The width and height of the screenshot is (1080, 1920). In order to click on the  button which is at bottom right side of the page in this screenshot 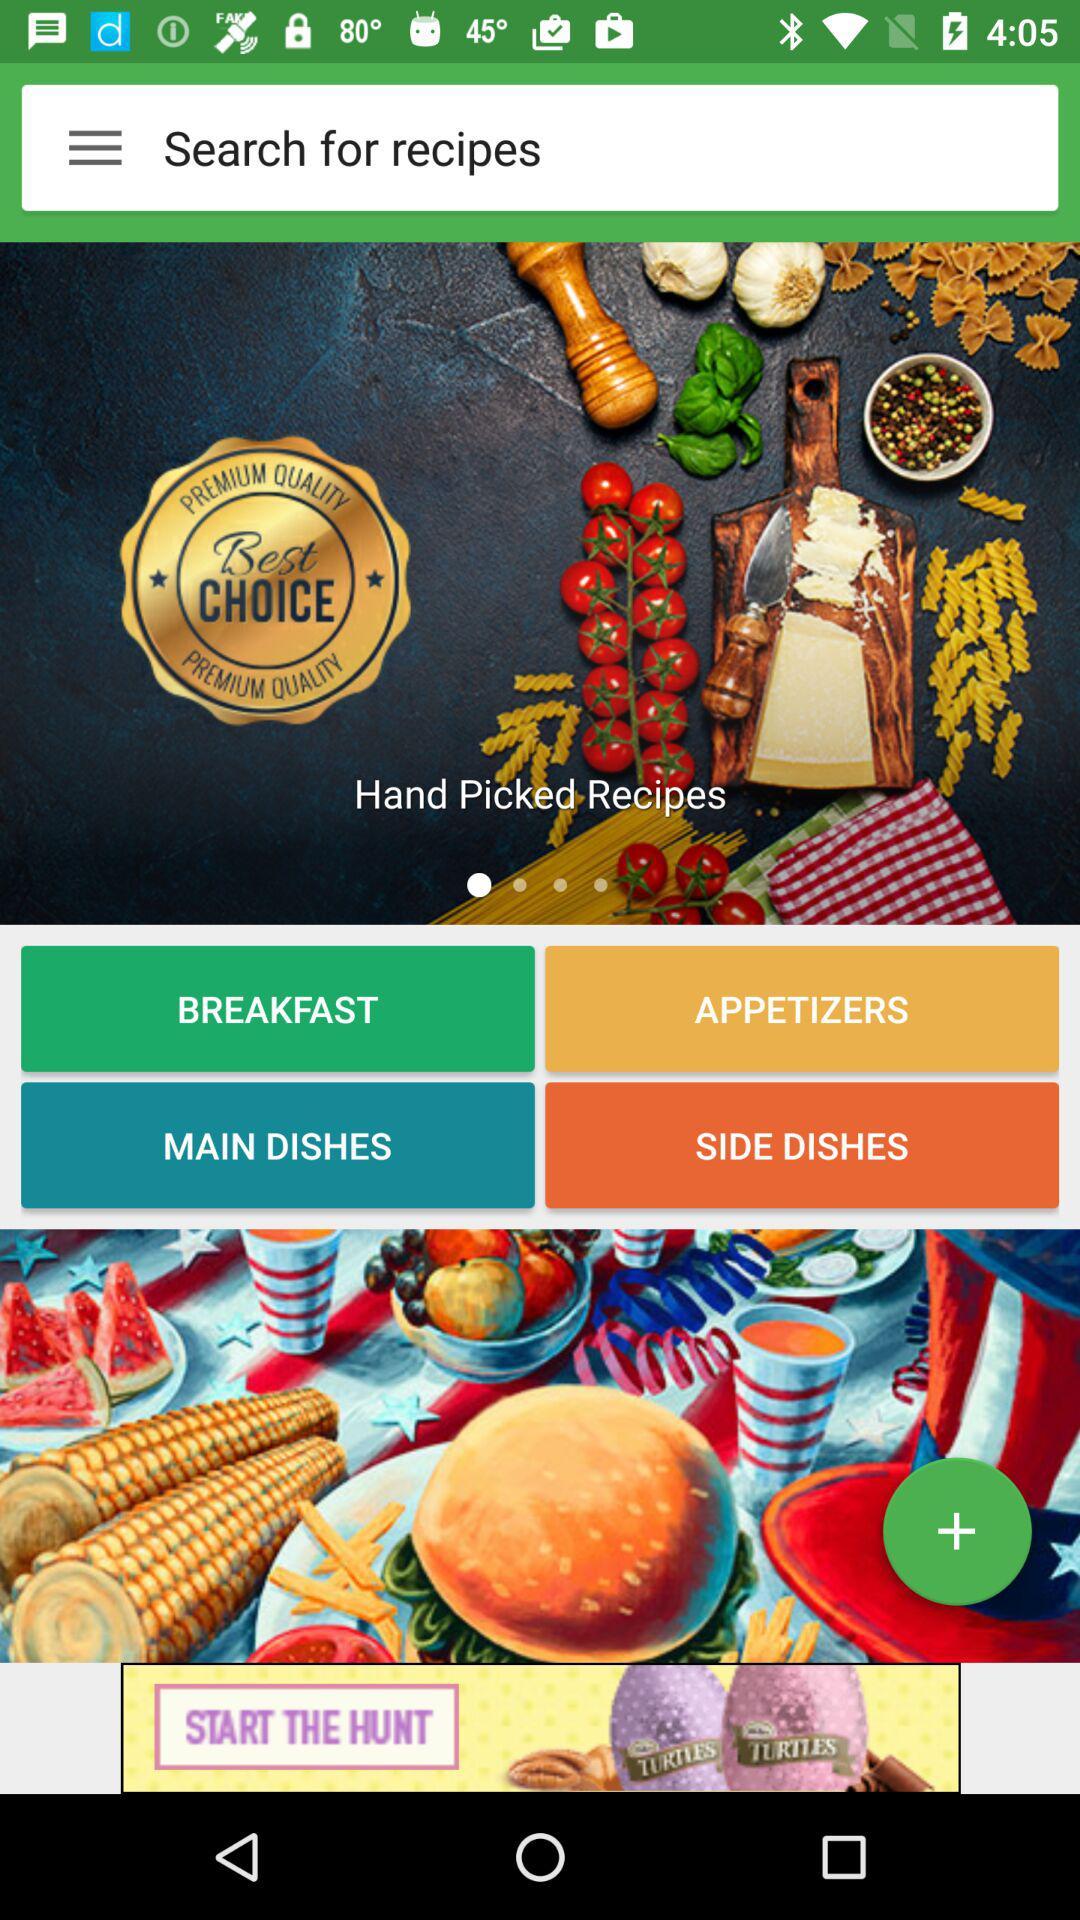, I will do `click(955, 1538)`.